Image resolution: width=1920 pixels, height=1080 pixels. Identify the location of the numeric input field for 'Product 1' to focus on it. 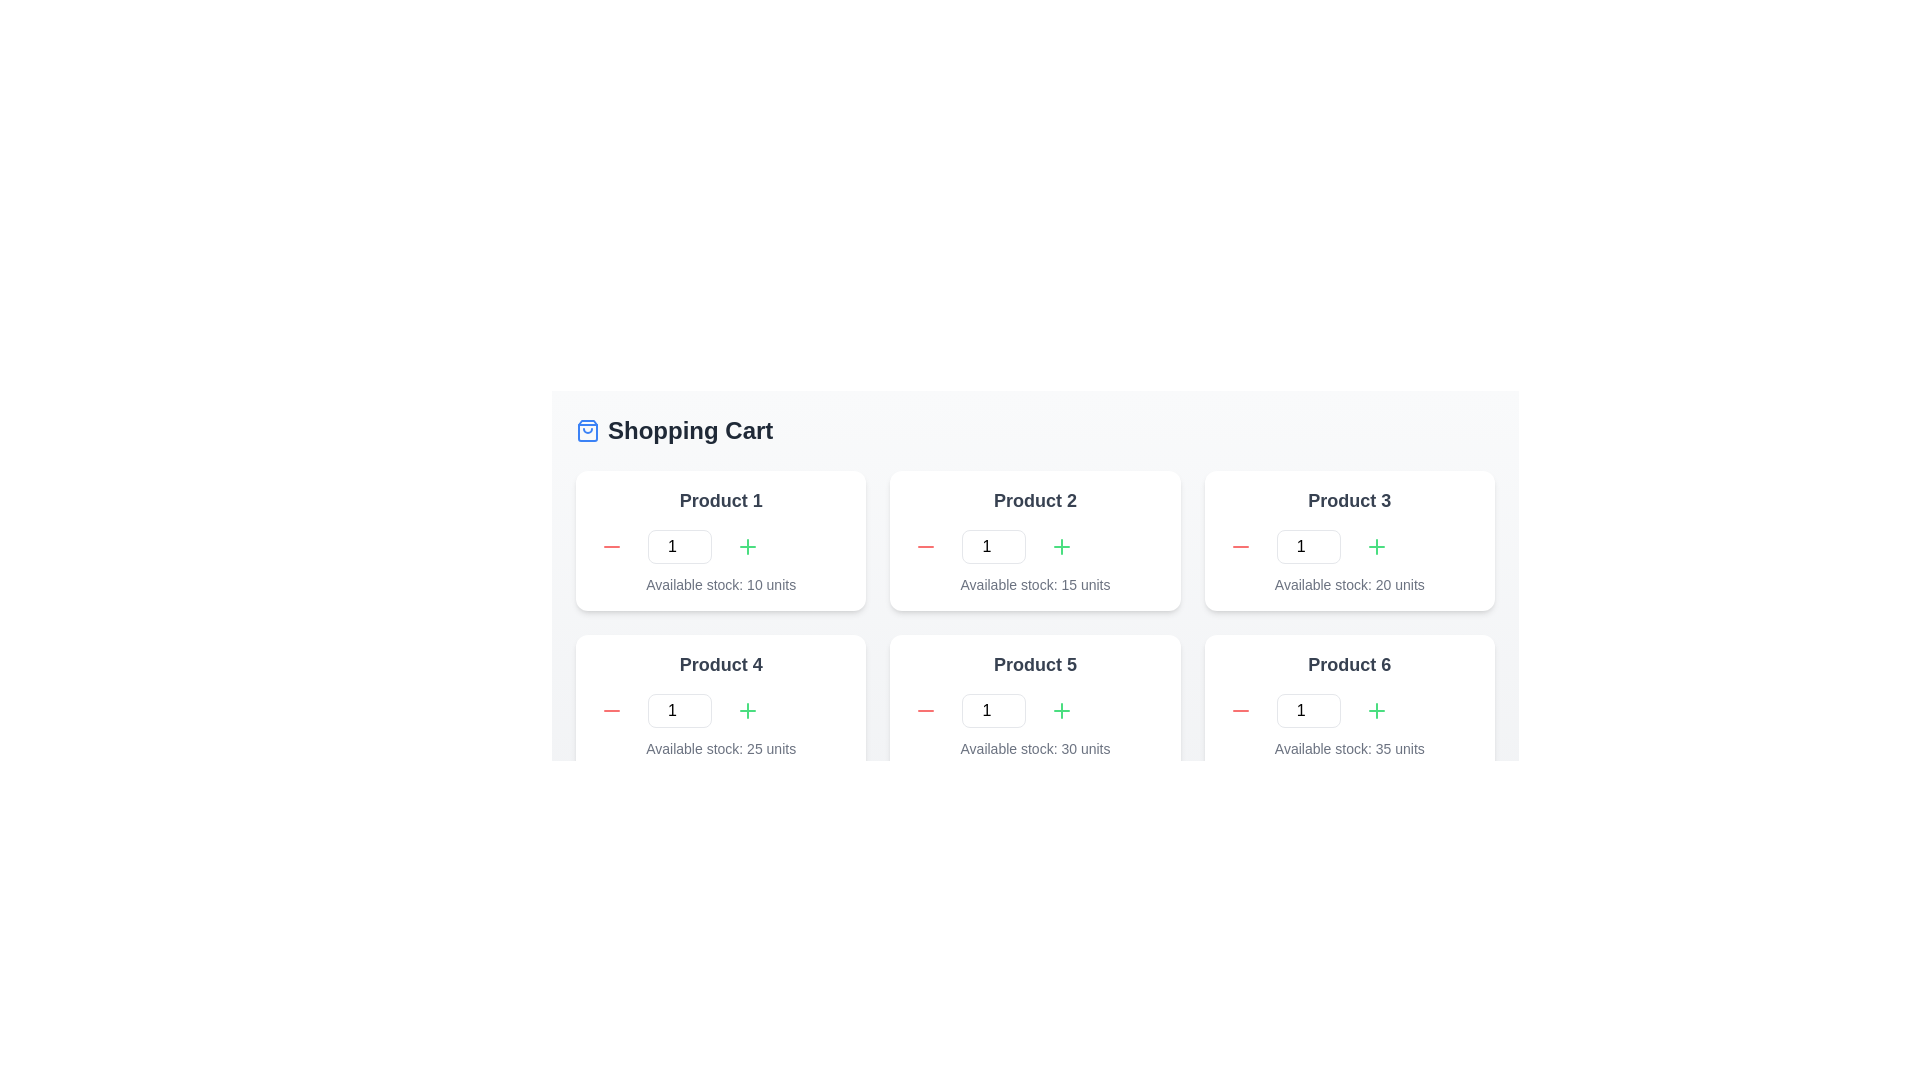
(680, 547).